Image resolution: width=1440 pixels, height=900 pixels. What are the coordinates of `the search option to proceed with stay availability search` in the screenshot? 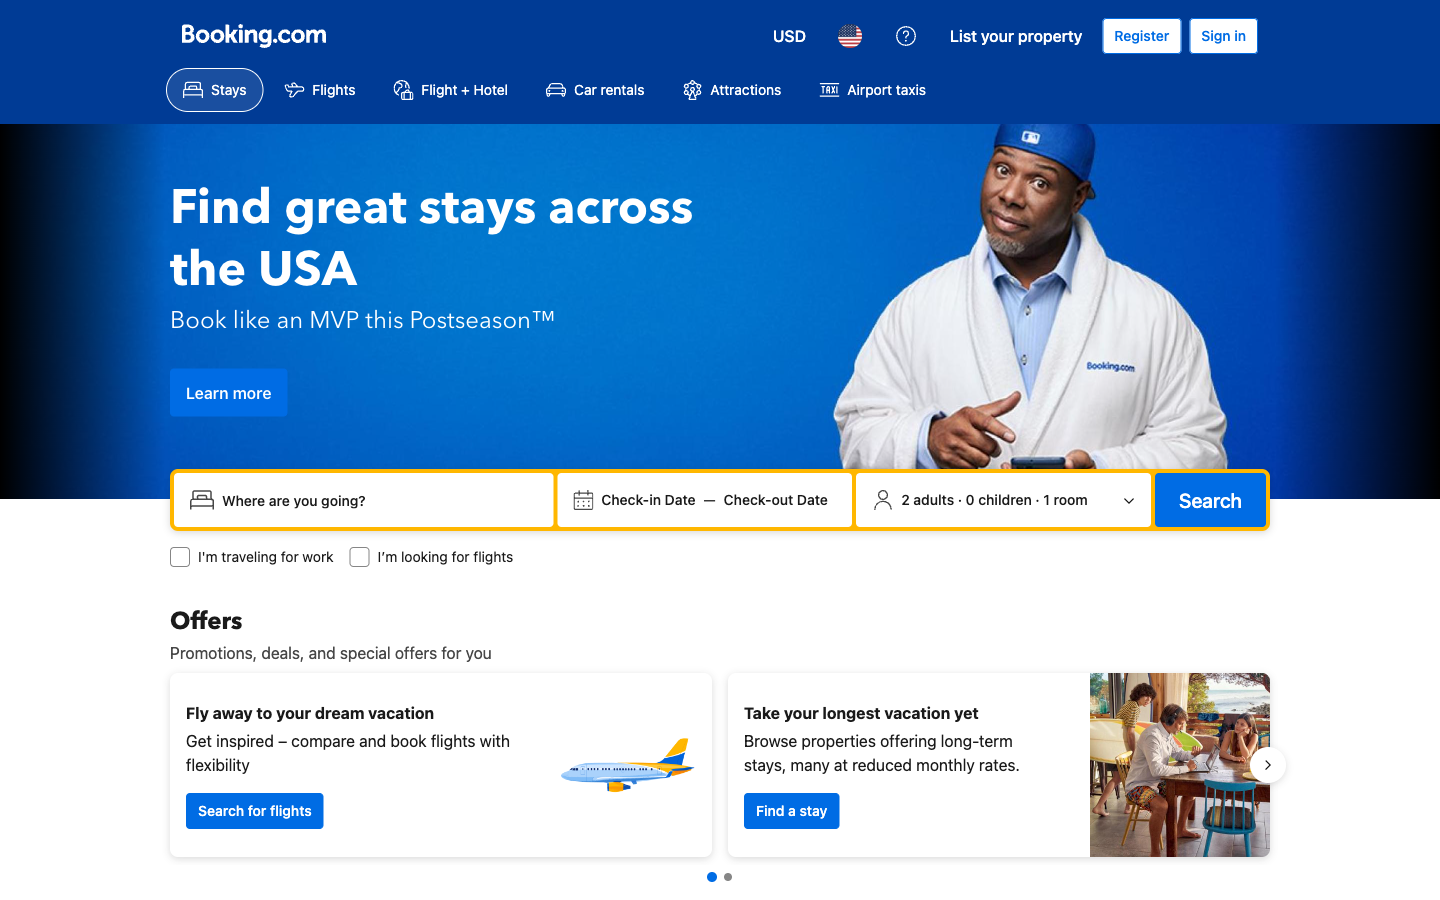 It's located at (1209, 499).